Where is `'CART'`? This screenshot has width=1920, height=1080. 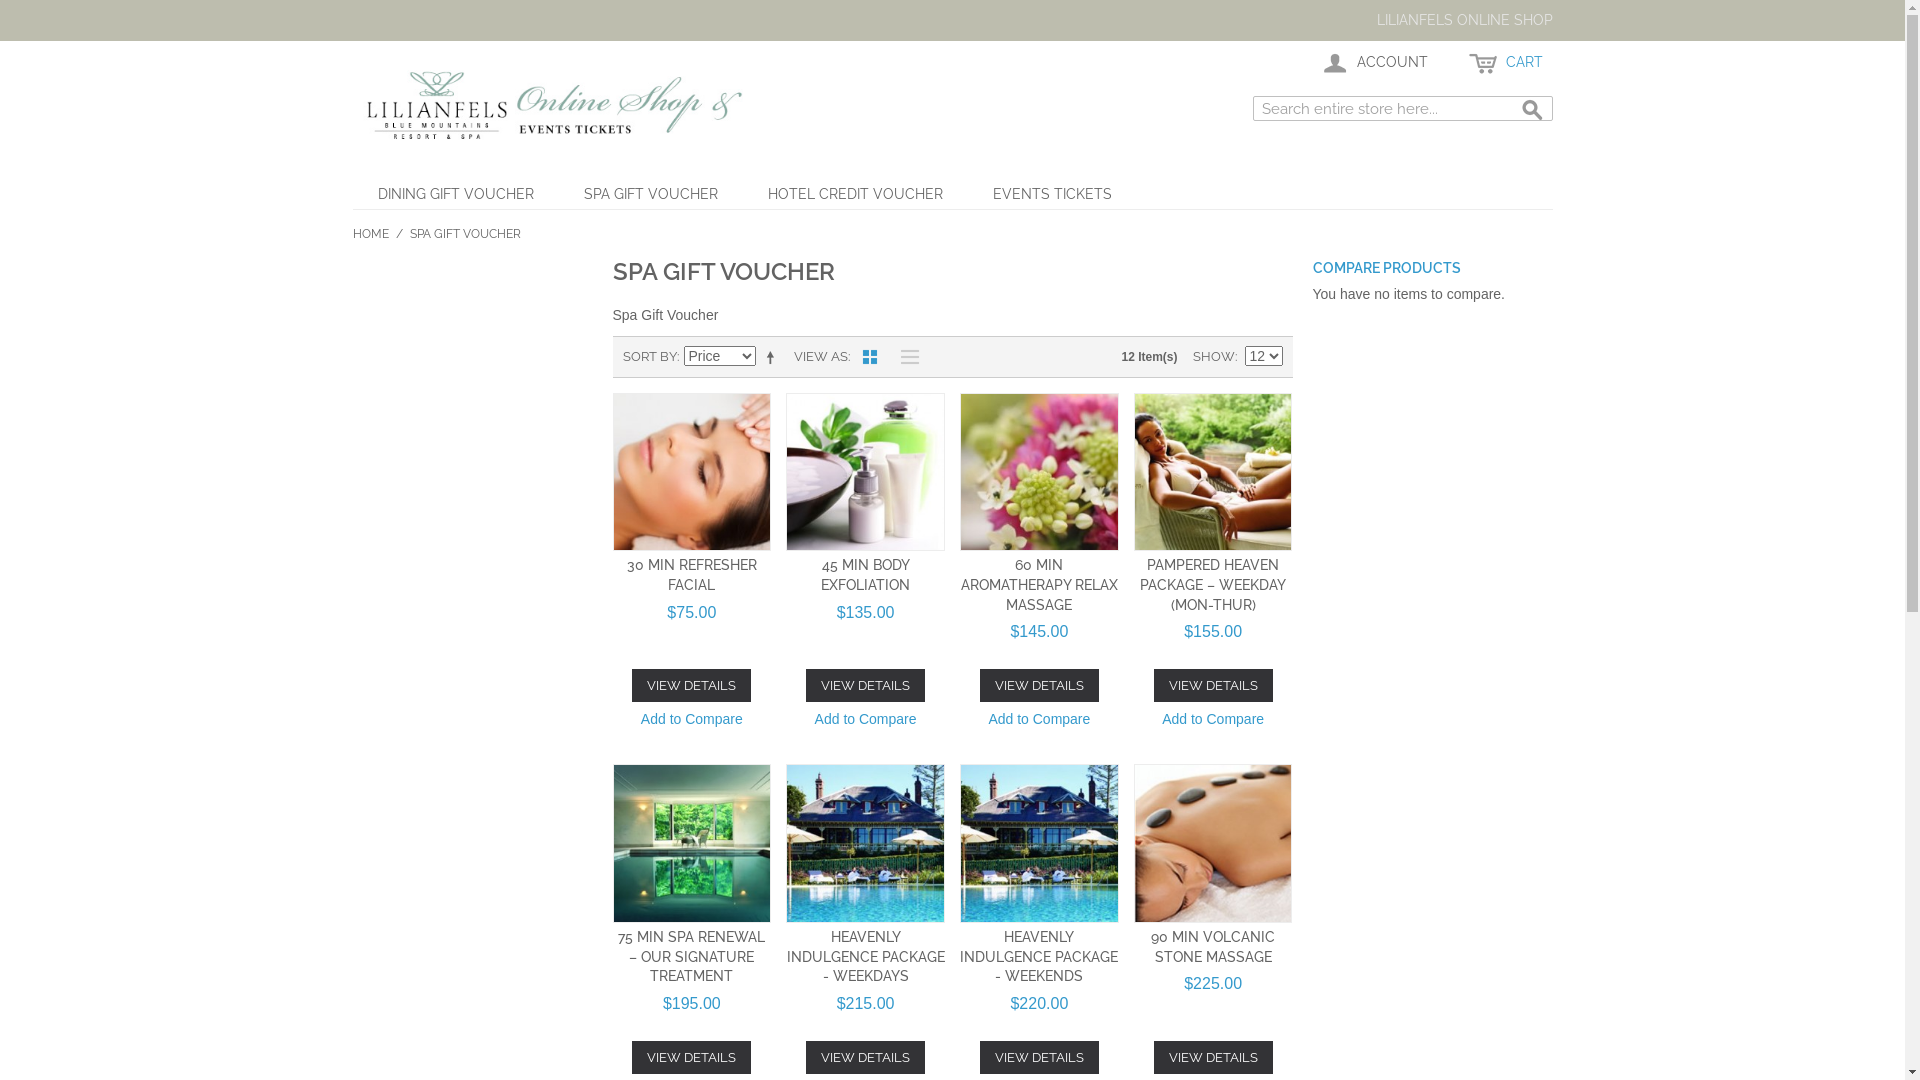
'CART' is located at coordinates (1505, 61).